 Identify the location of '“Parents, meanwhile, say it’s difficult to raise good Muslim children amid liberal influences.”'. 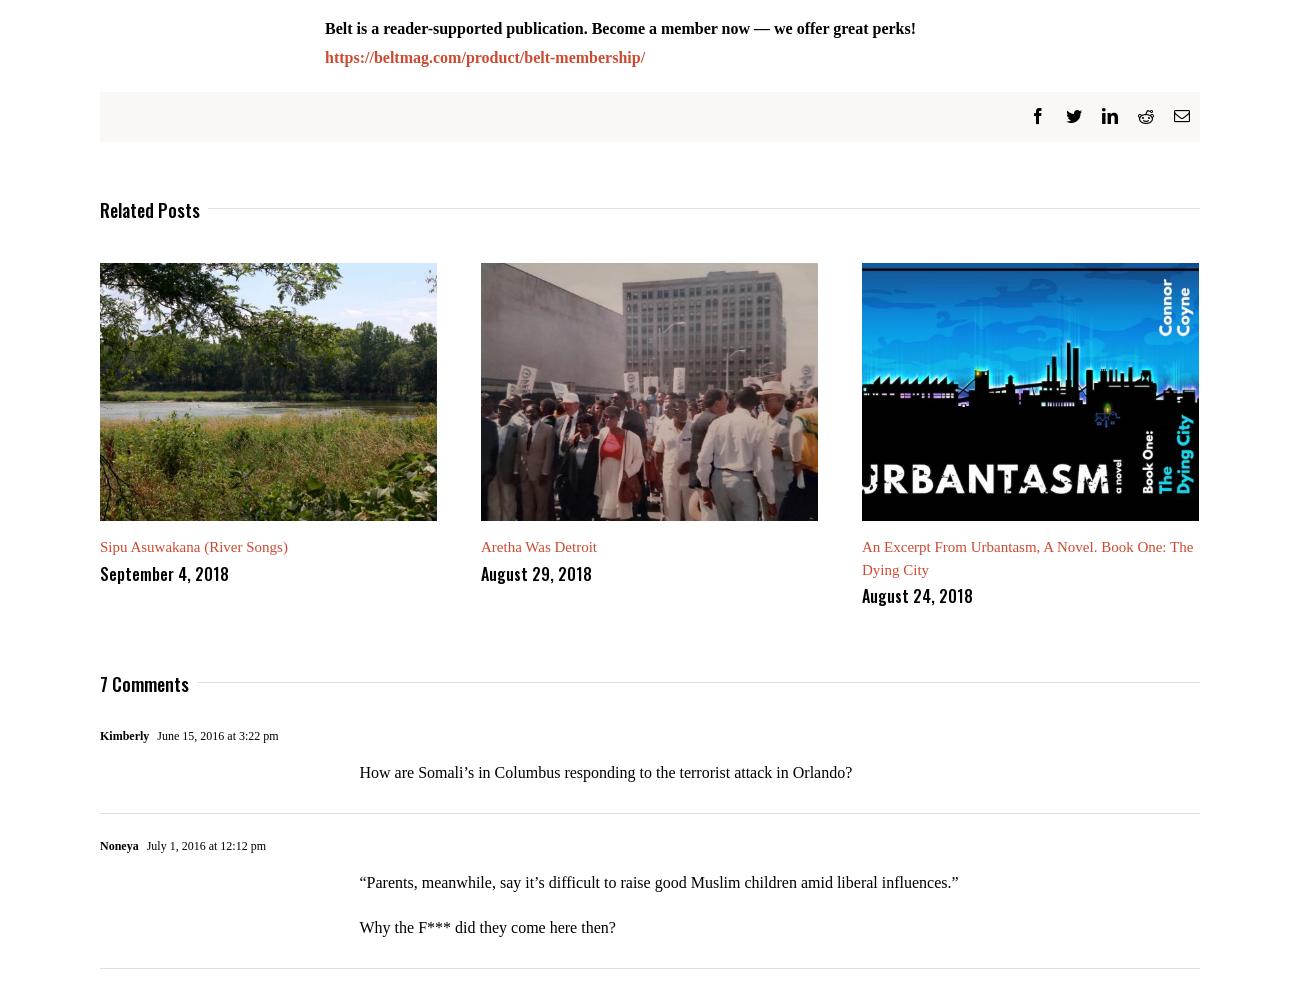
(657, 896).